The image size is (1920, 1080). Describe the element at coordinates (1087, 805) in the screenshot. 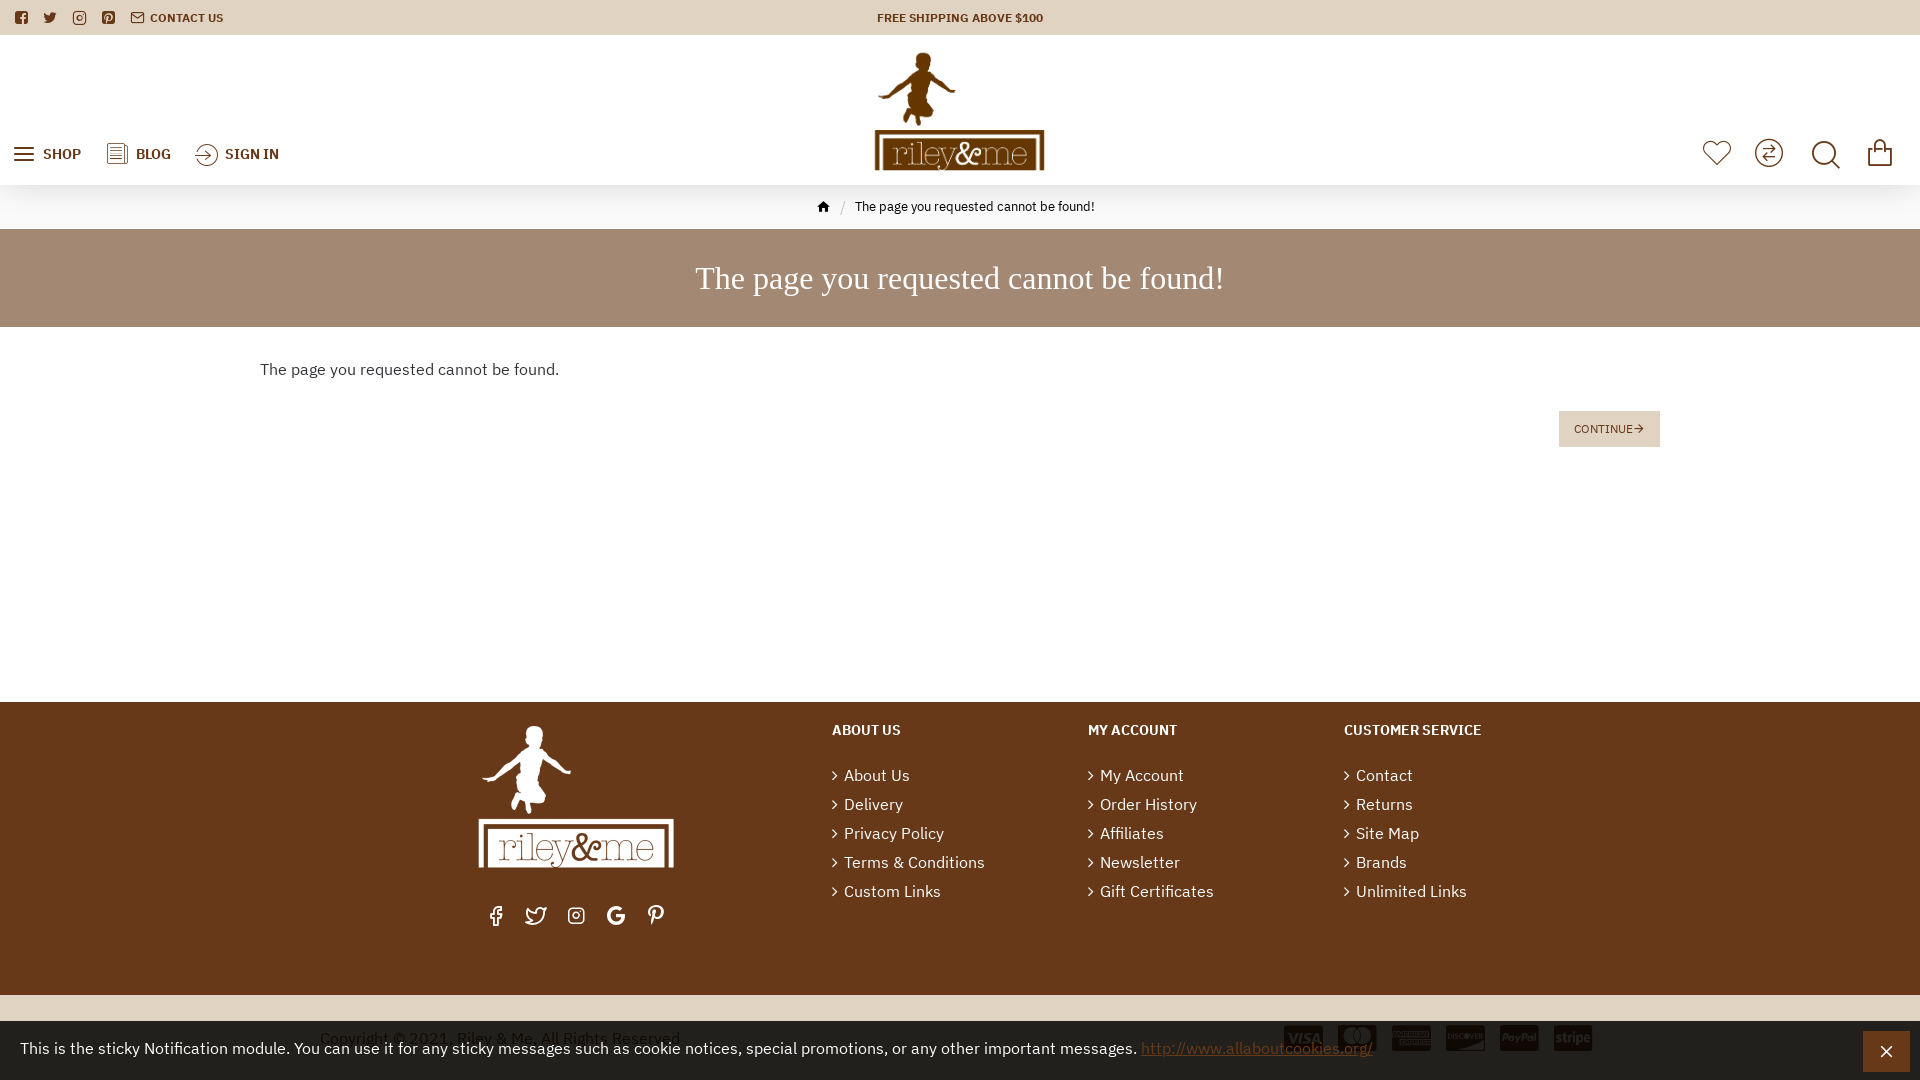

I see `'Order History'` at that location.